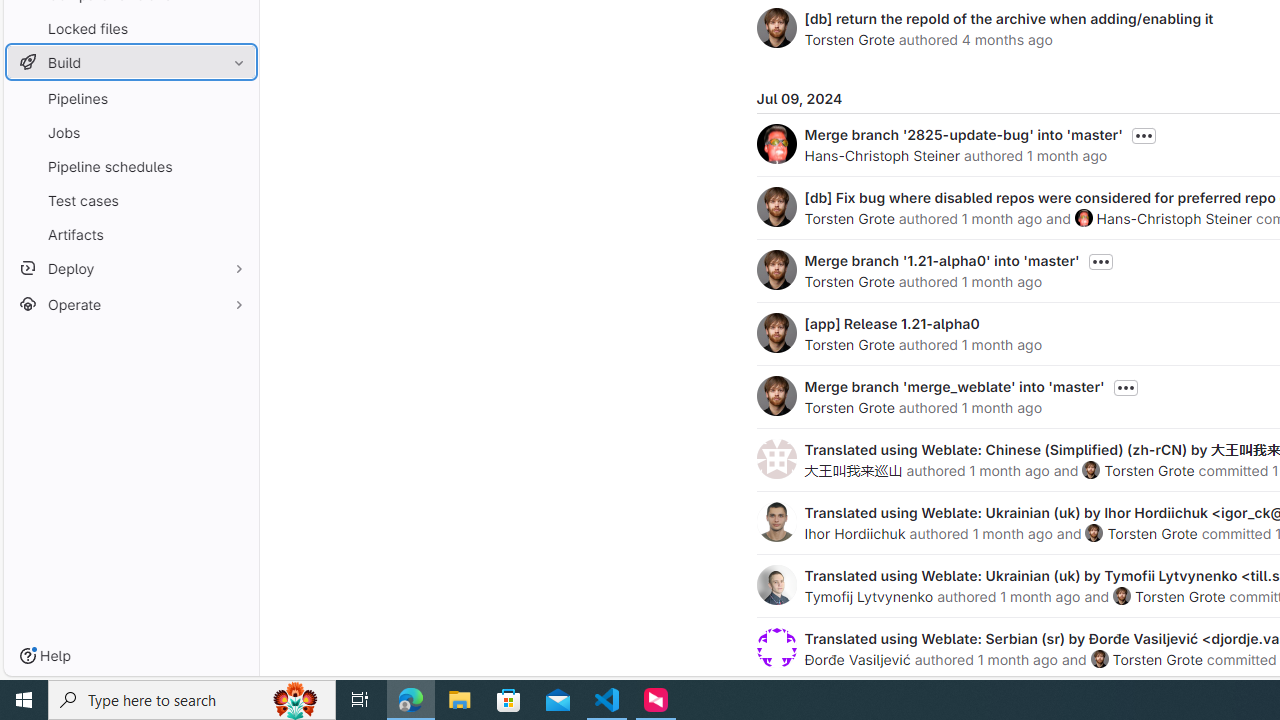 The width and height of the screenshot is (1280, 720). Describe the element at coordinates (130, 200) in the screenshot. I see `'Test cases'` at that location.